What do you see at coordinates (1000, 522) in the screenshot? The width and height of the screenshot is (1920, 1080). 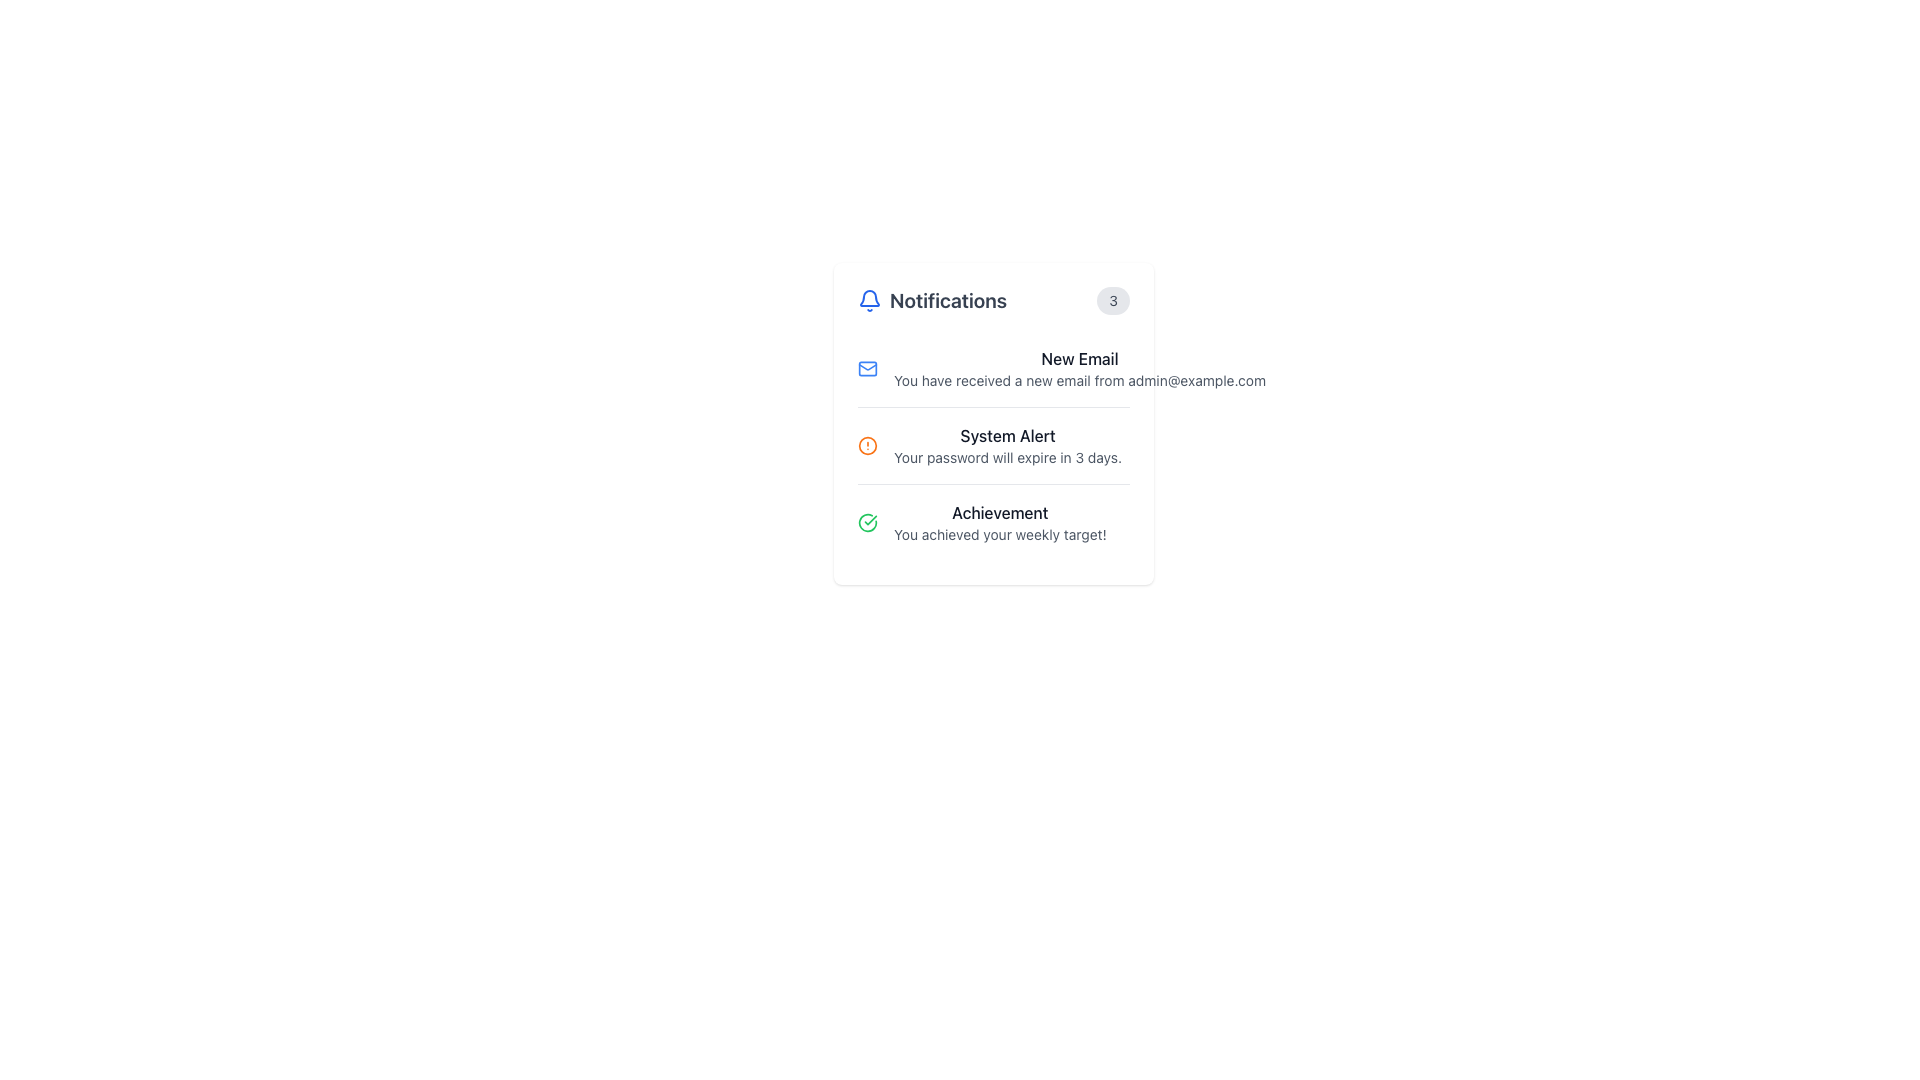 I see `text block containing the heading 'Achievement' and the message 'You achieved your weekly target!' located in the middle right section of the notification panel` at bounding box center [1000, 522].